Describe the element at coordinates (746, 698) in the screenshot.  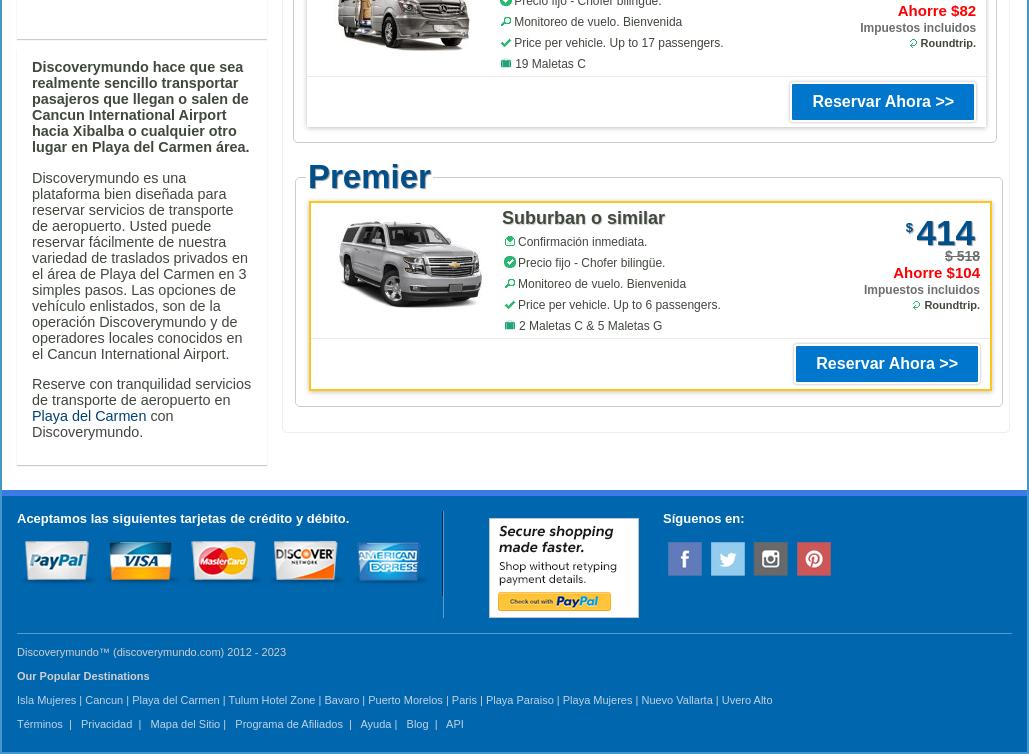
I see `'Uvero Alto'` at that location.